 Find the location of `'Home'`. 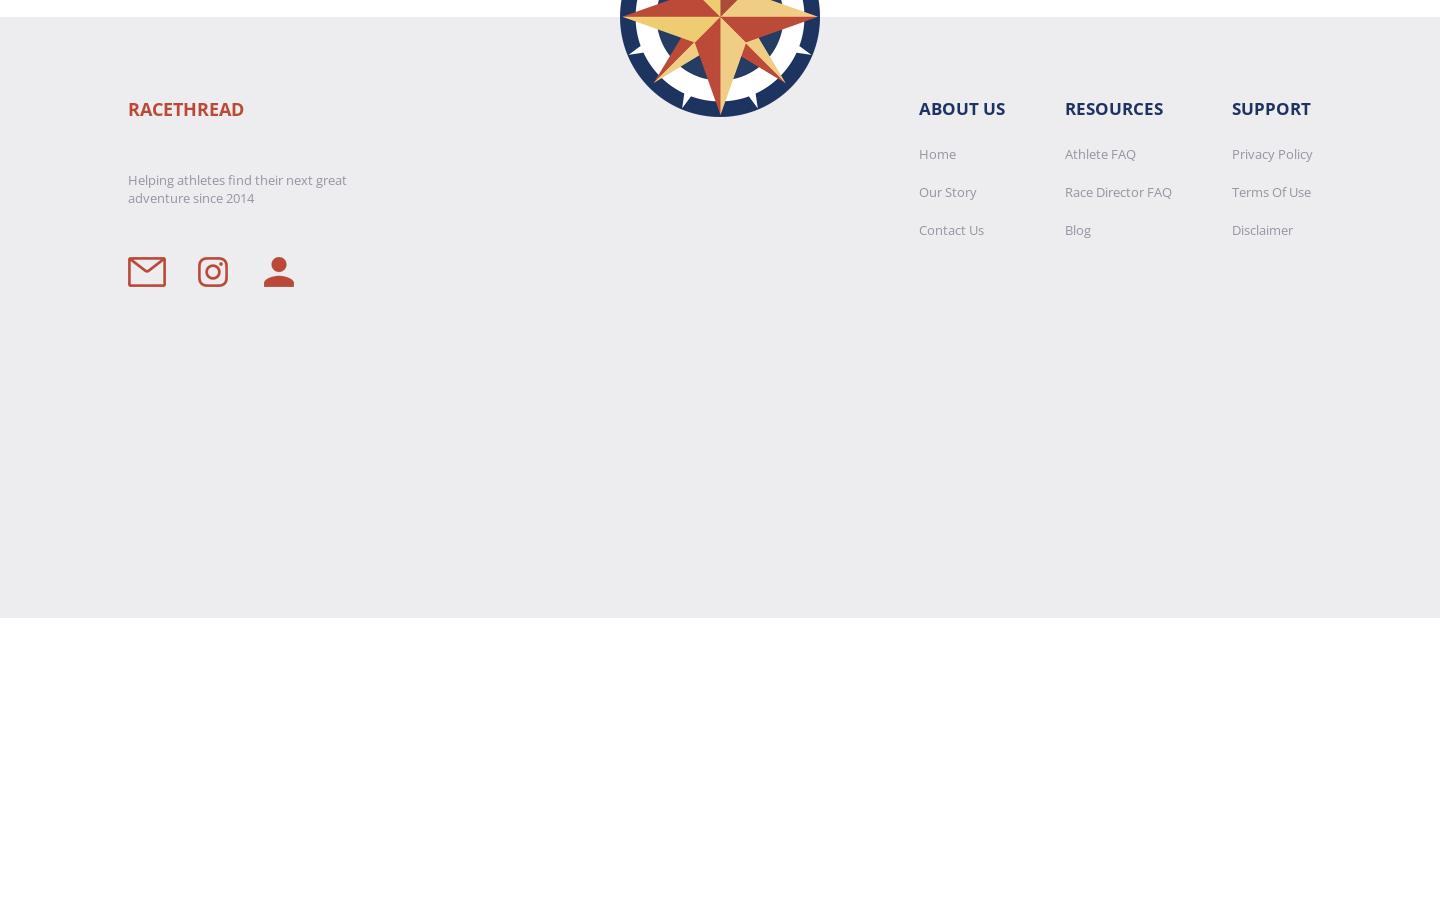

'Home' is located at coordinates (936, 154).